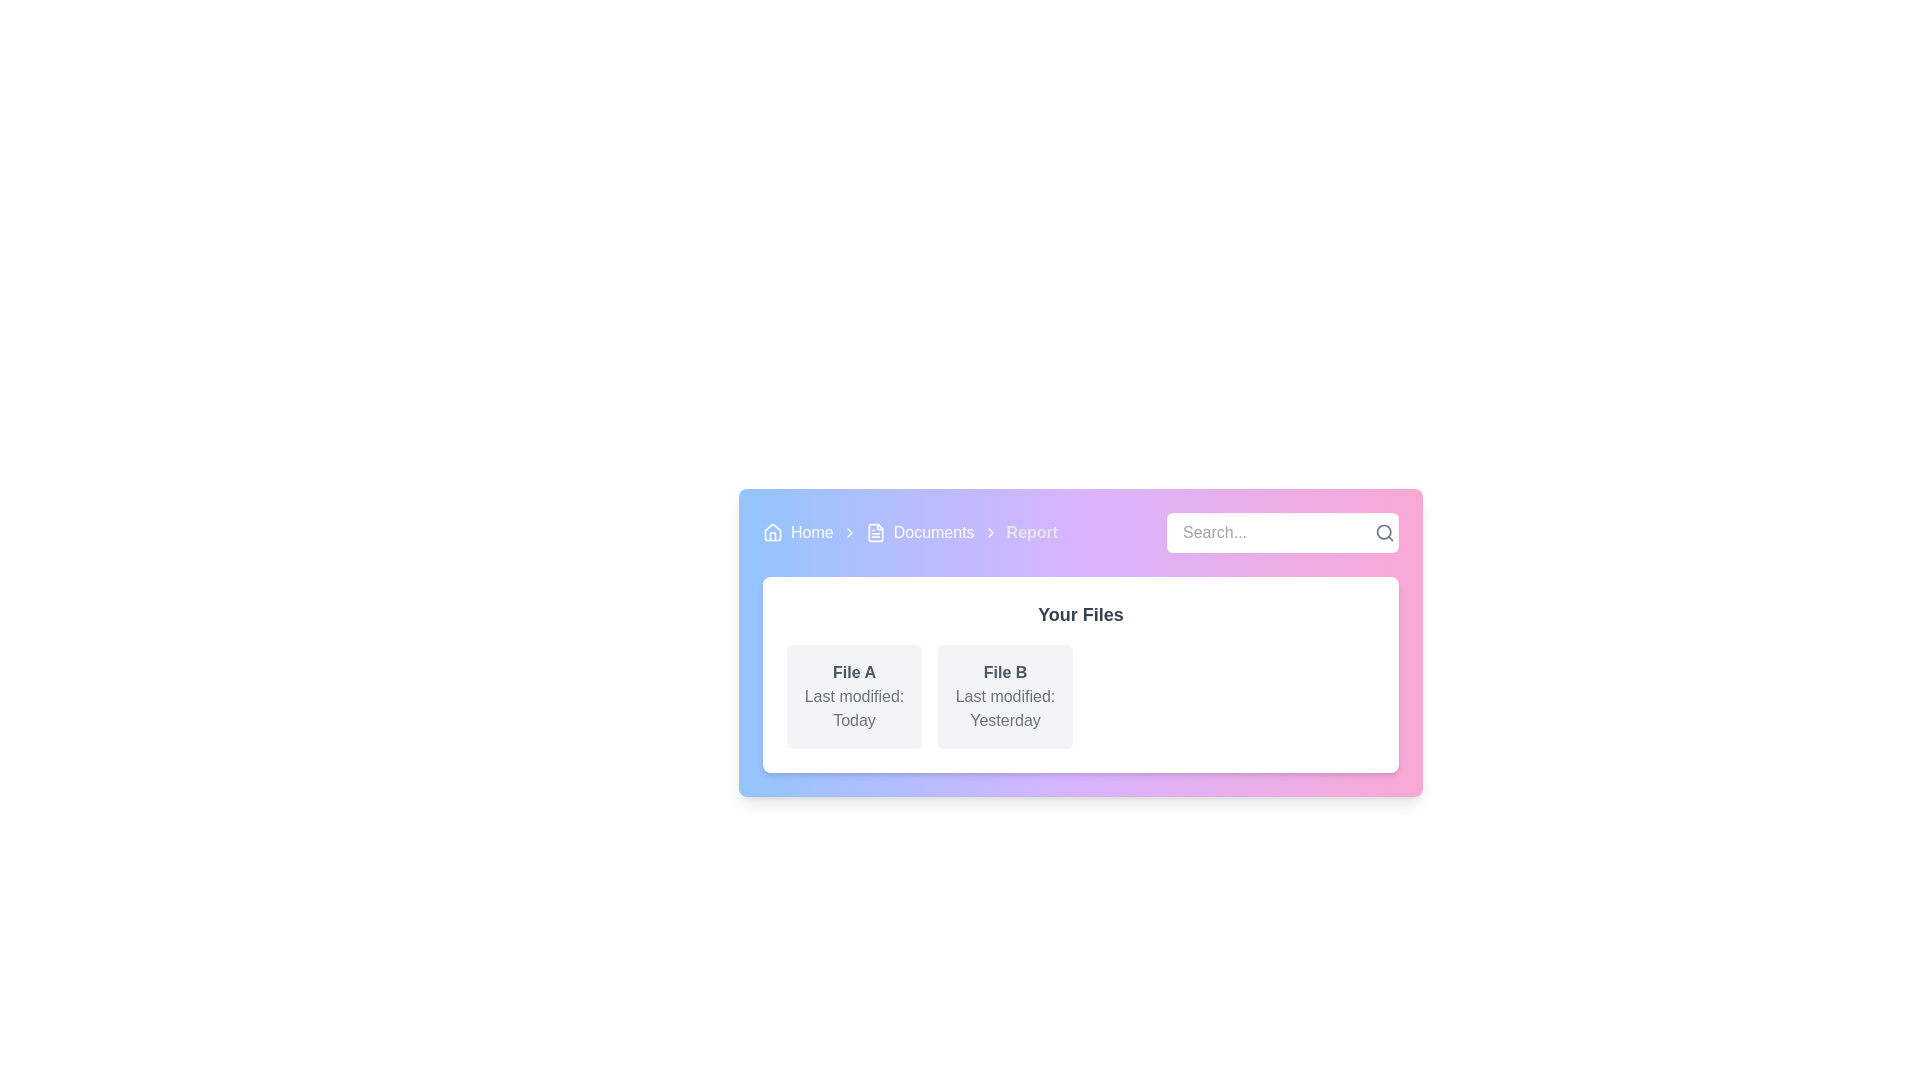 This screenshot has height=1080, width=1920. I want to click on the static text label that displays the modification status of a file, indicating the last modification date as 'Today', so click(854, 708).